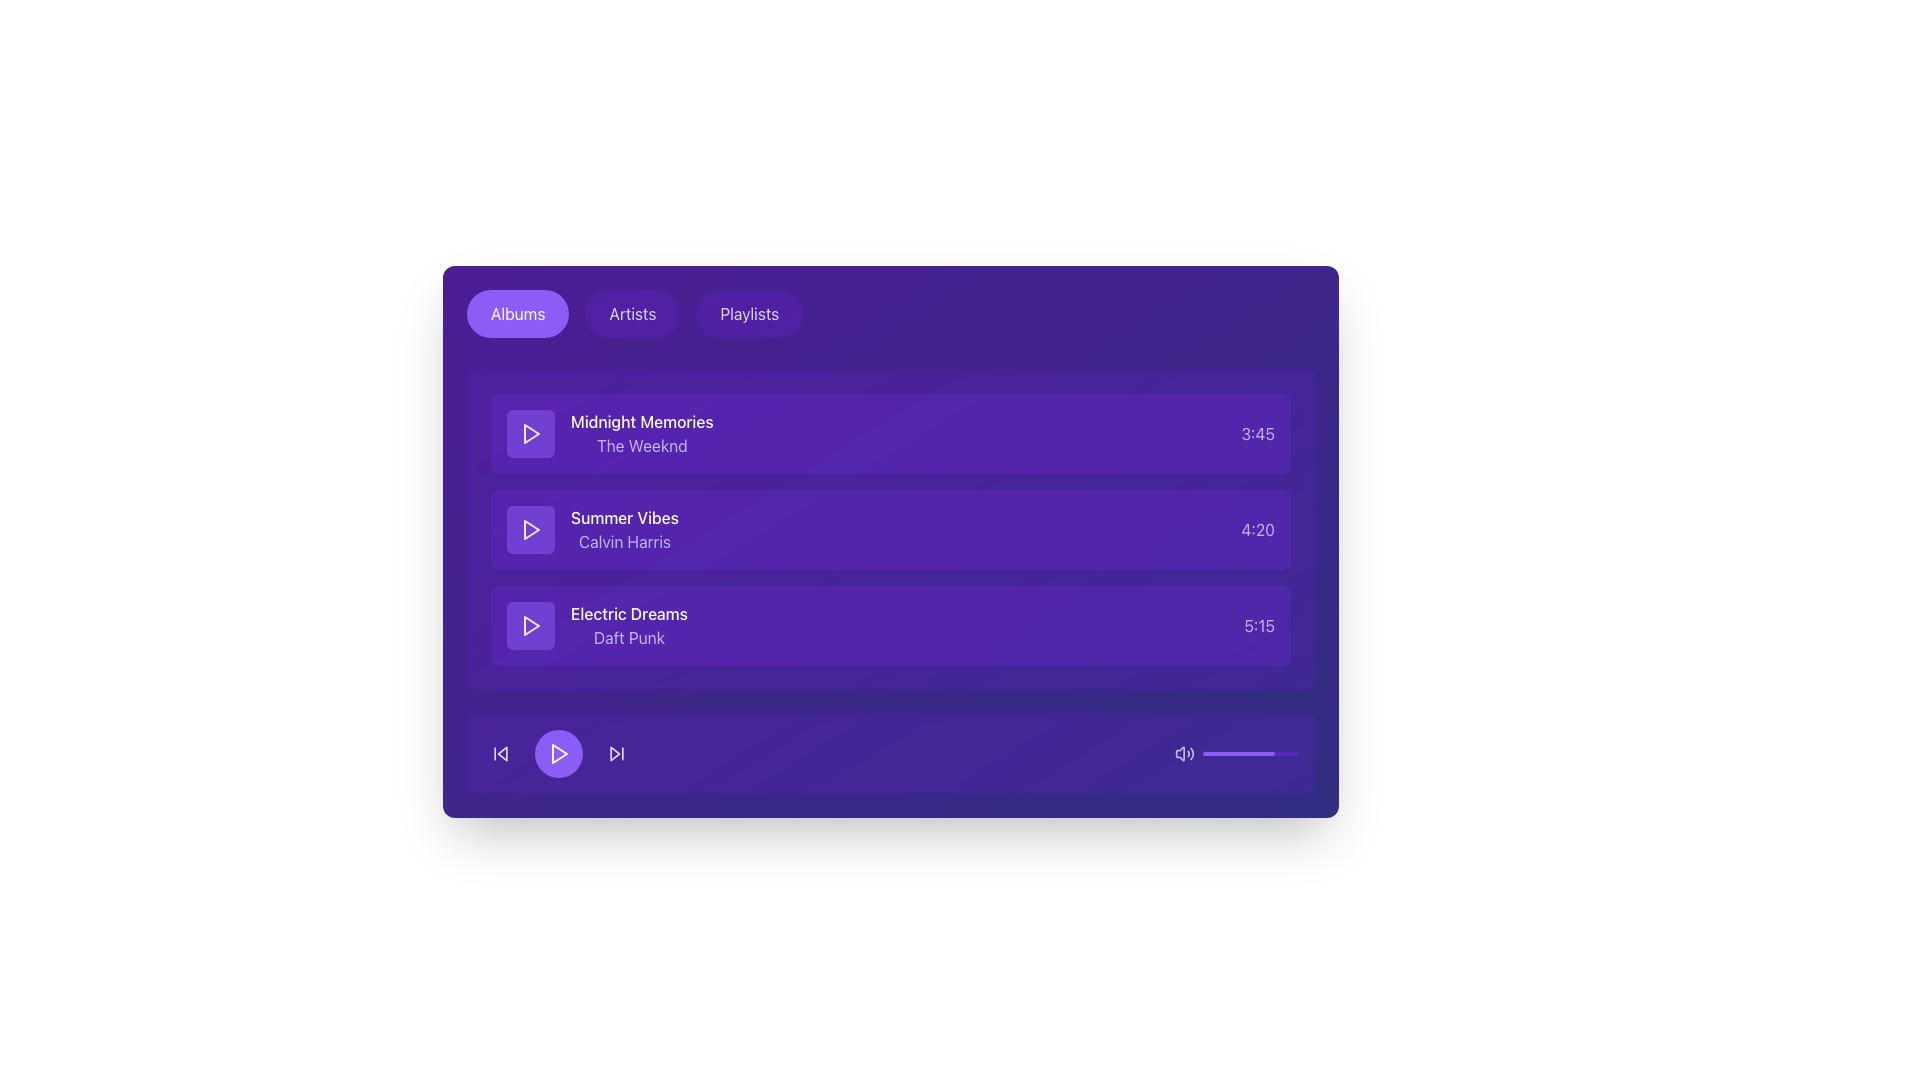  Describe the element at coordinates (628, 637) in the screenshot. I see `the text label displaying the artist's name located below the bold text 'Electric Dreams' in the third row of the music playlist interface` at that location.